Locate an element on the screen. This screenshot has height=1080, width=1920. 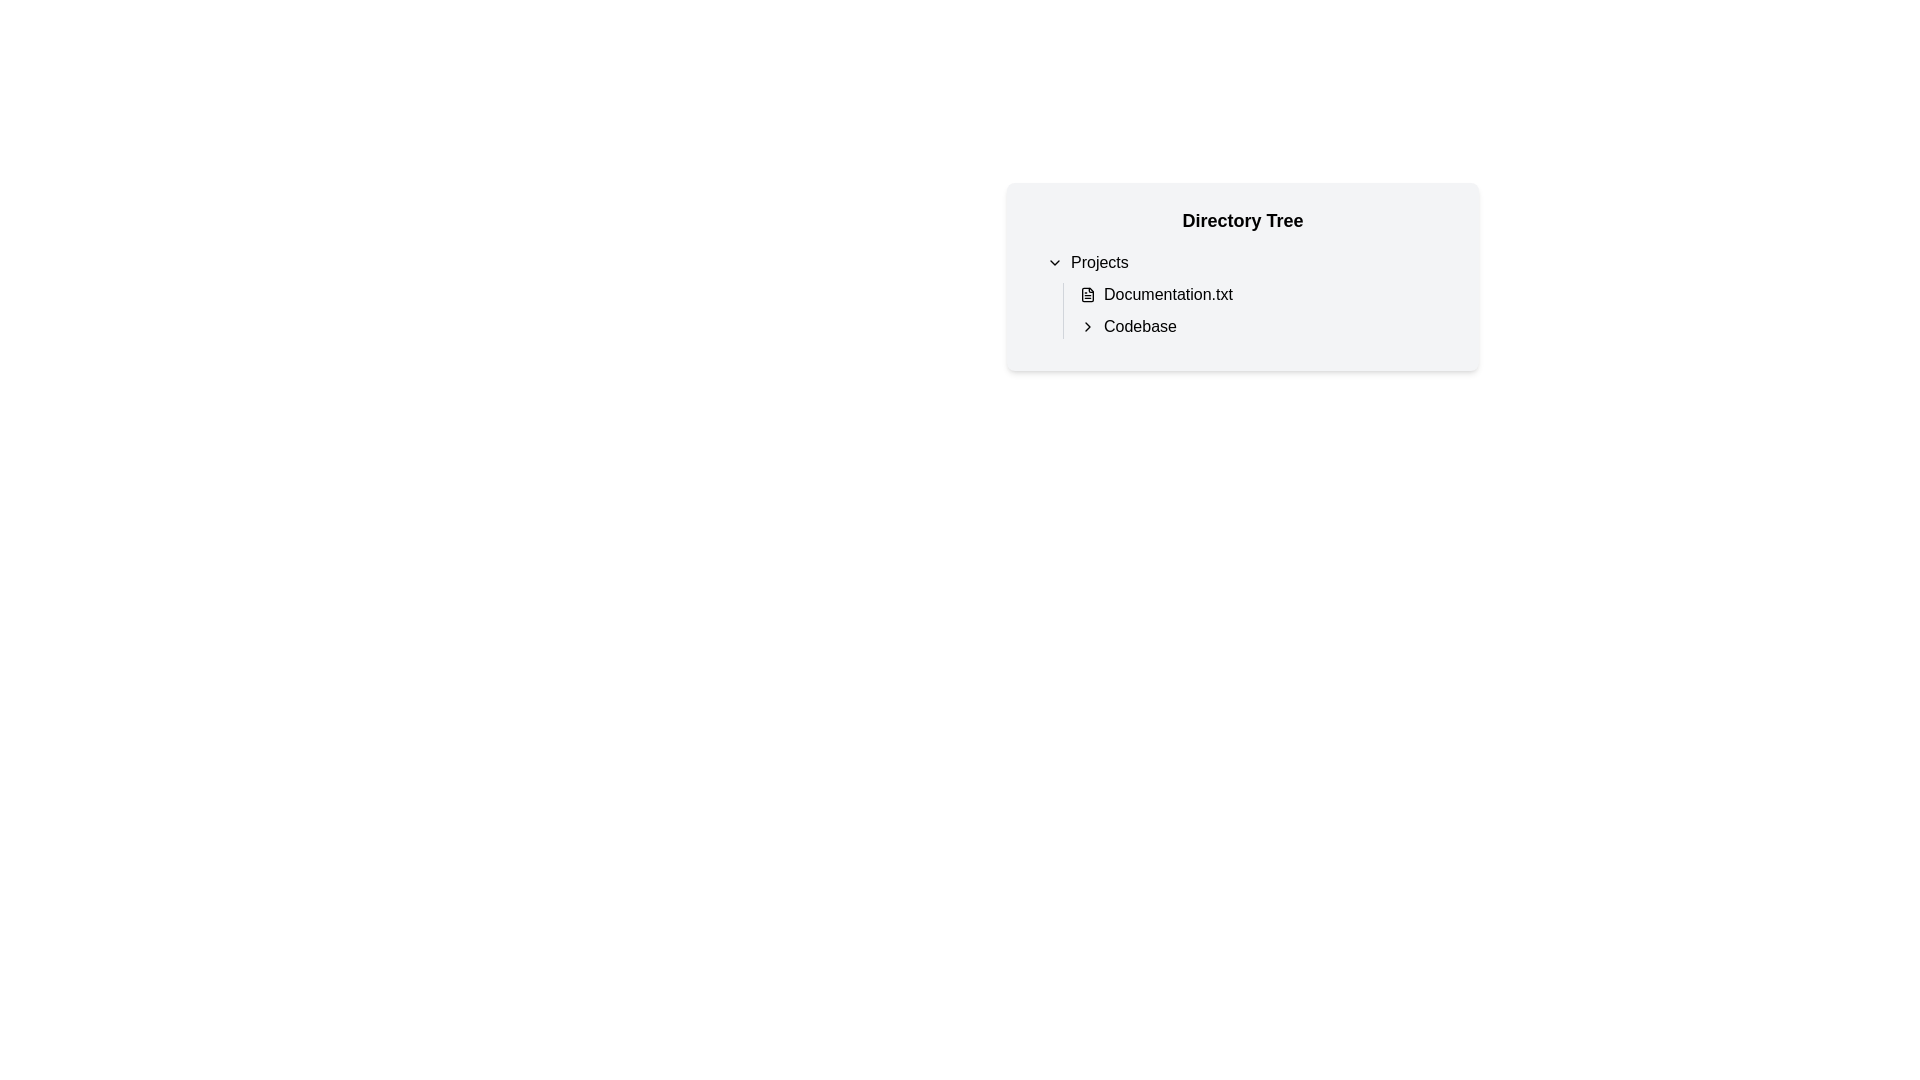
the List Item representing the file 'Documentation.txt' in the 'Projects' section is located at coordinates (1242, 294).